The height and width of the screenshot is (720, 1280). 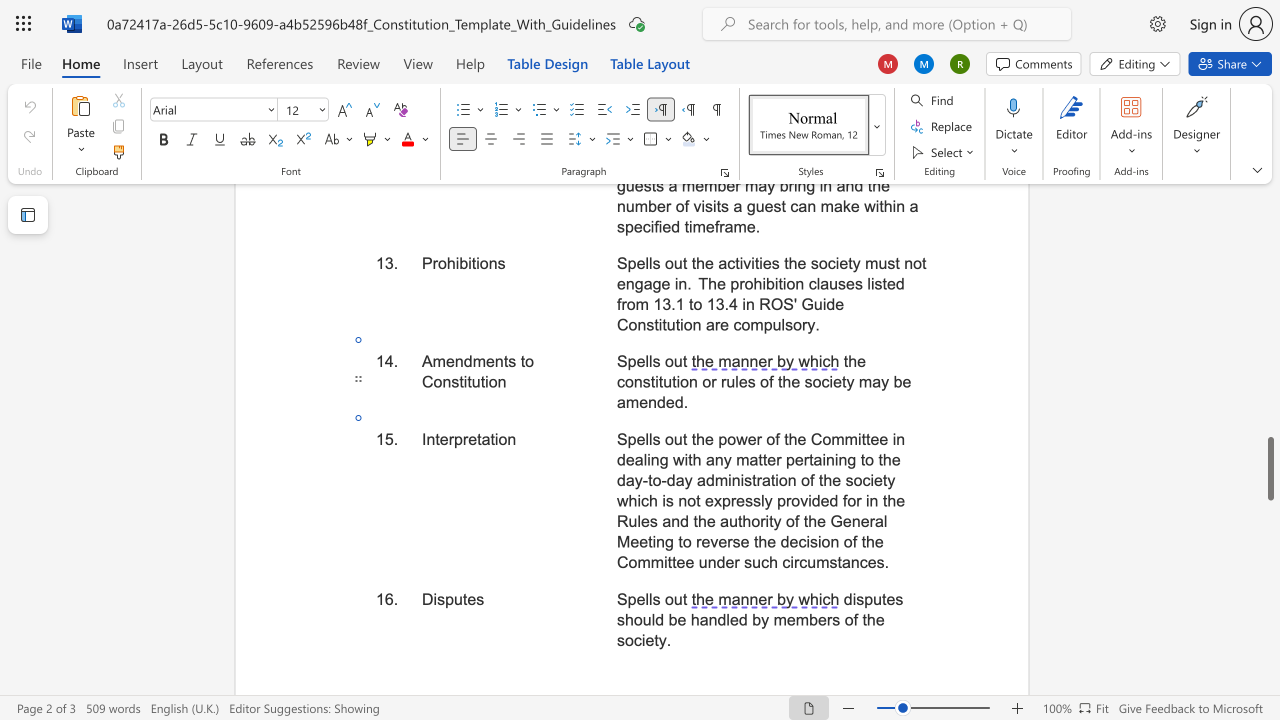 I want to click on the space between the continuous character "e" and "t" in the text, so click(x=475, y=438).